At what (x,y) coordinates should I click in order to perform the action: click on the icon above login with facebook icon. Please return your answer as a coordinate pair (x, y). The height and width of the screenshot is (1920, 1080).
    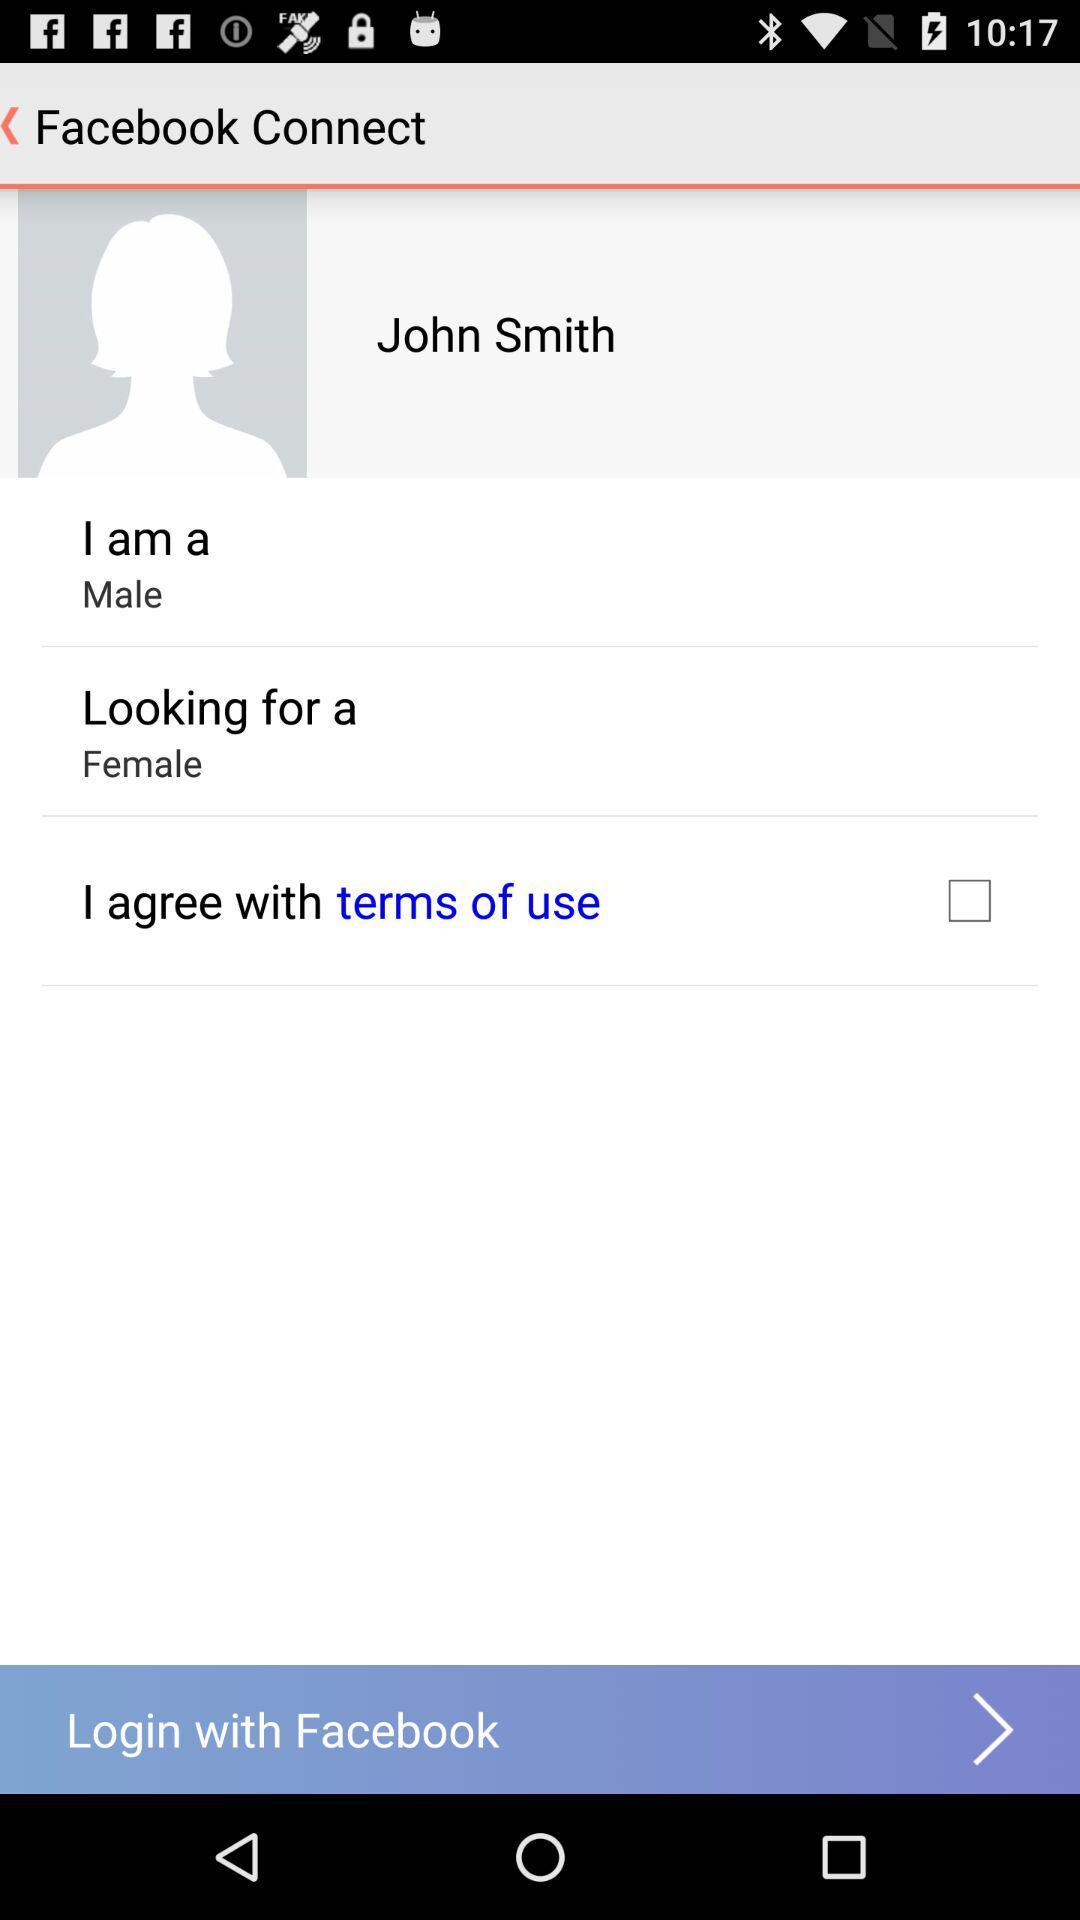
    Looking at the image, I should click on (202, 899).